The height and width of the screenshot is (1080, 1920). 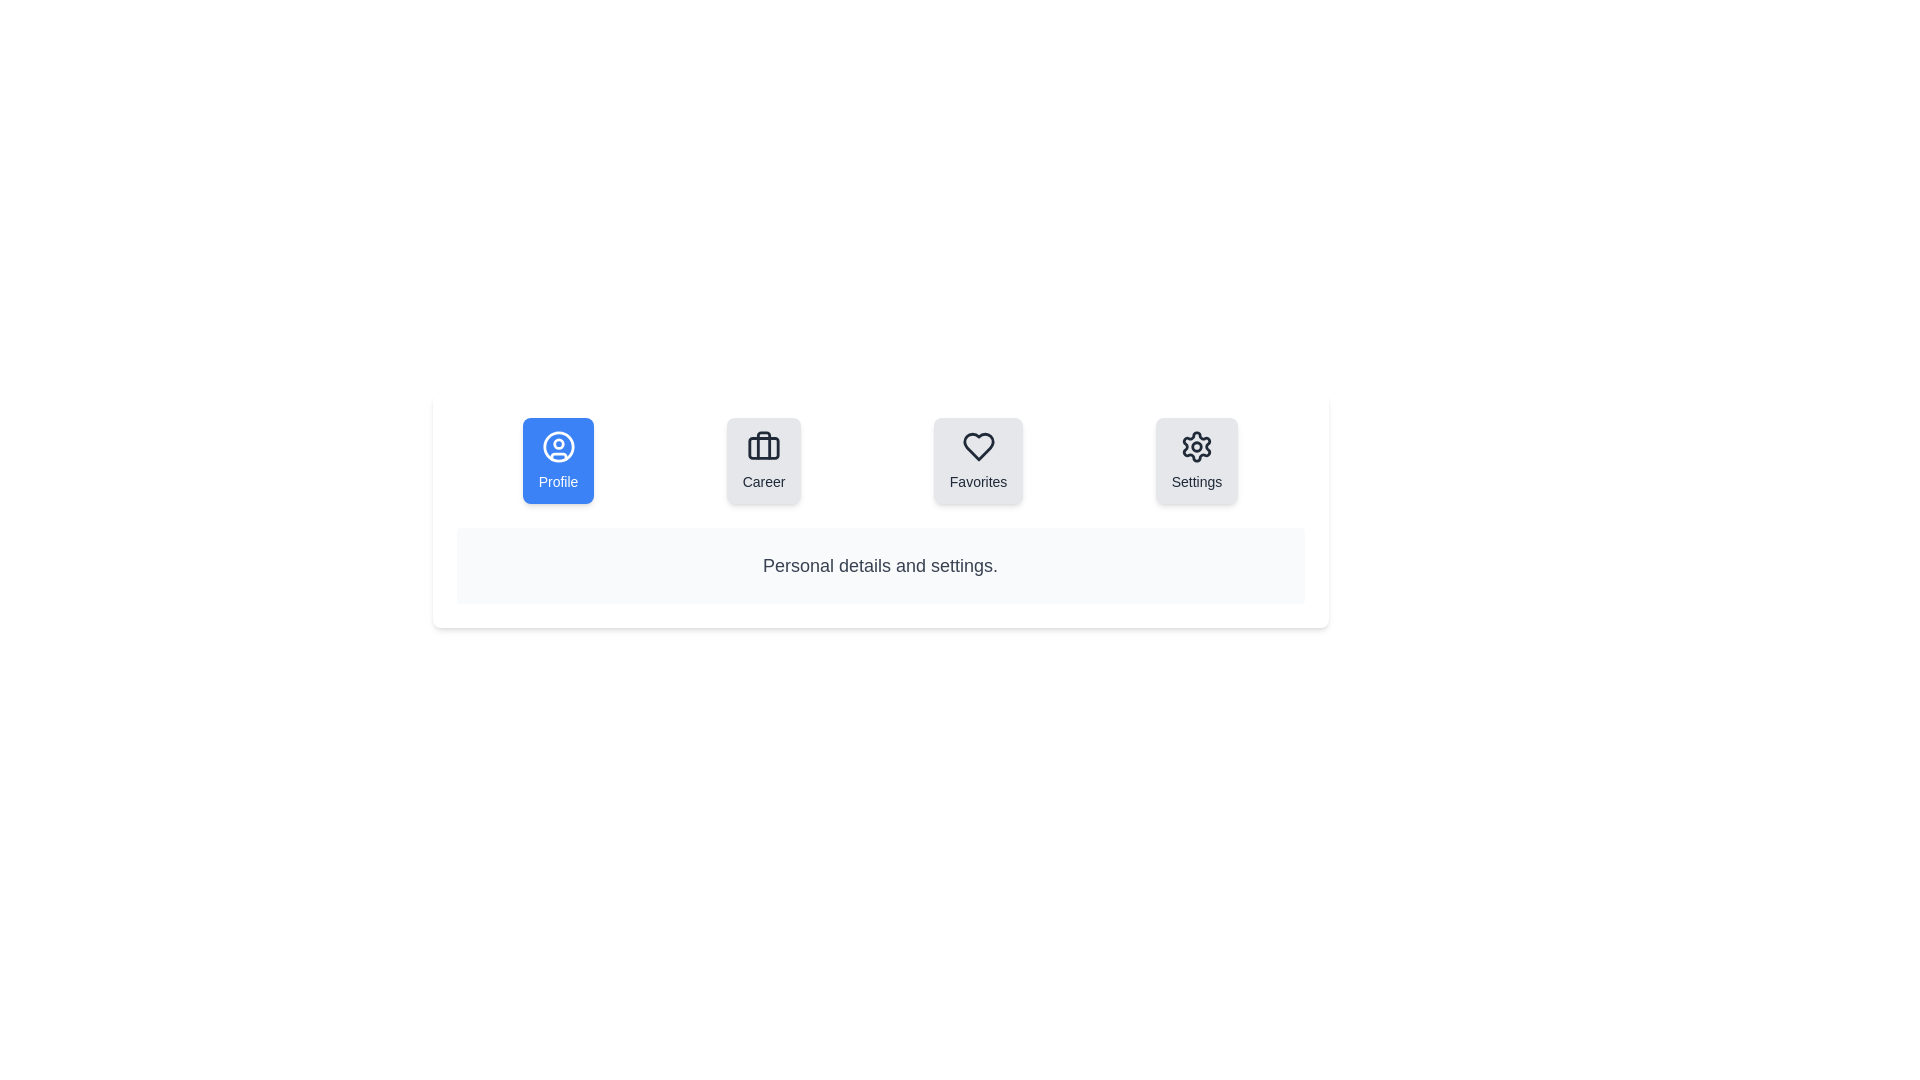 I want to click on the Favorites tab, so click(x=978, y=461).